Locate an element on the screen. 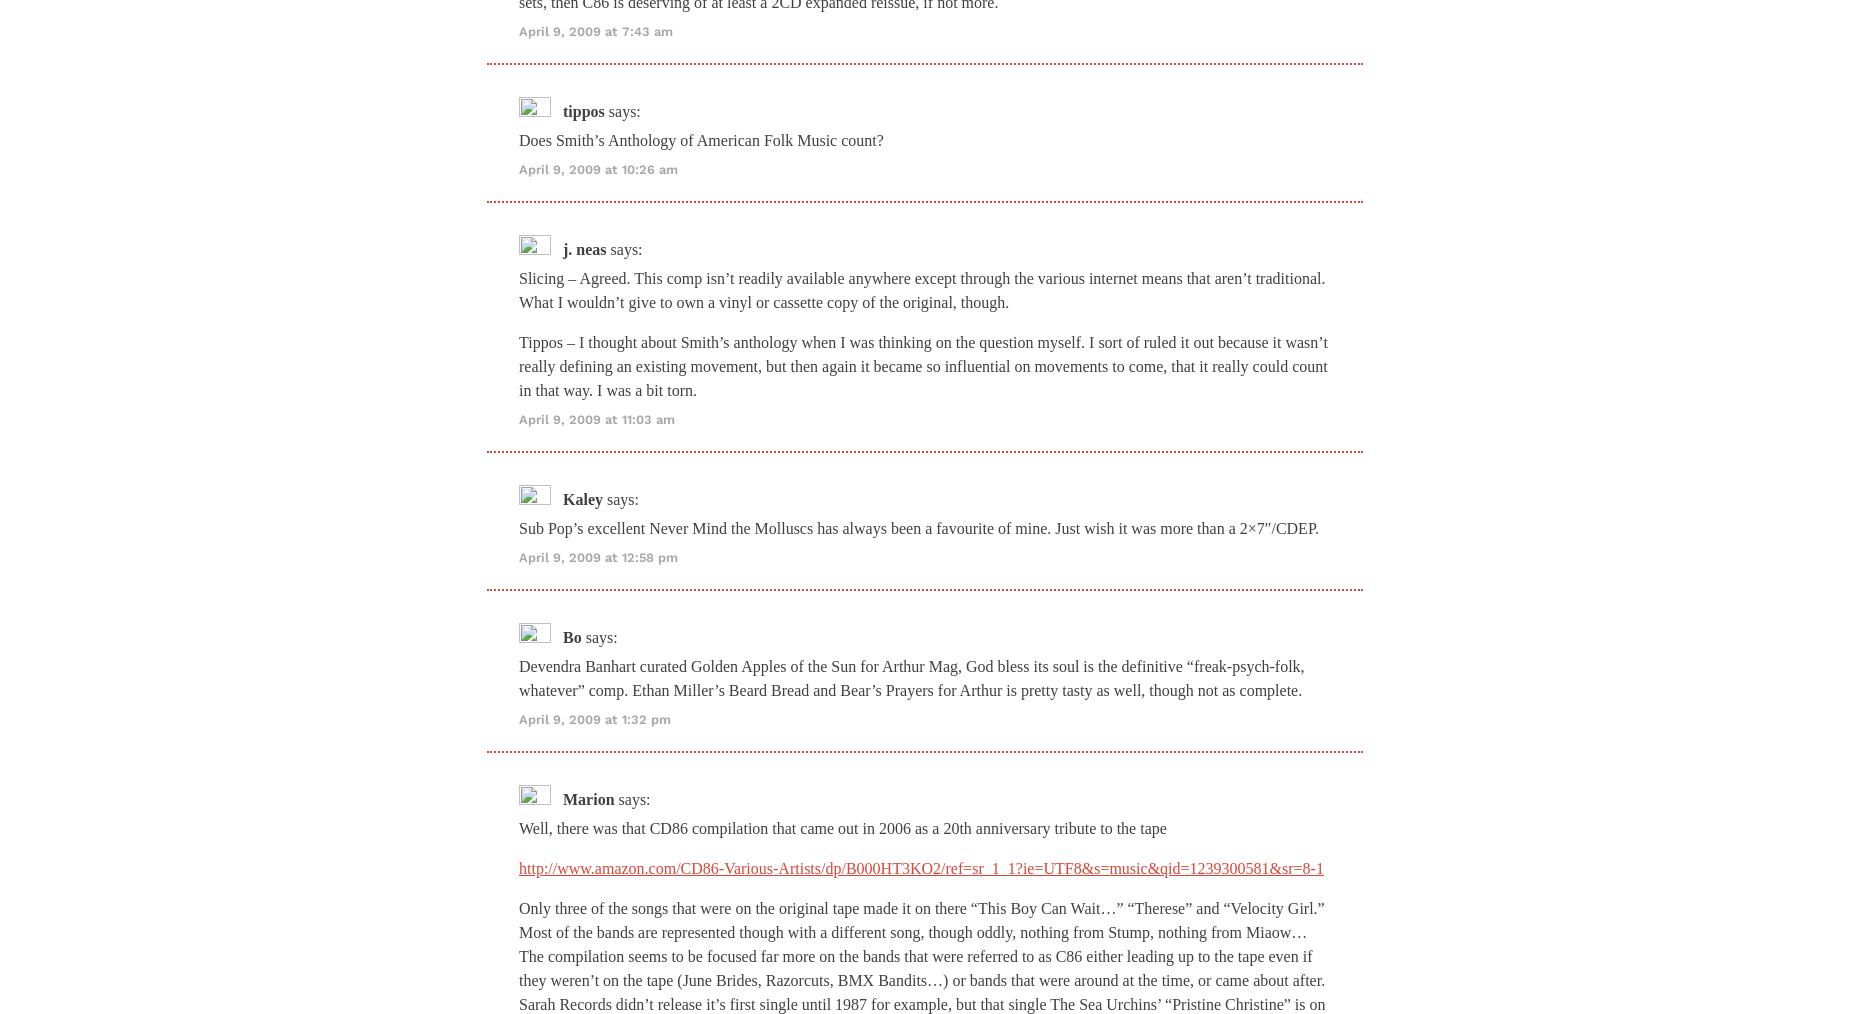 The height and width of the screenshot is (1014, 1850). 'Slicing – Agreed.  This comp isn’t readily available anywhere except through the various internet means that aren’t traditional.  What I wouldn’t give to own a vinyl or cassette copy of the original, though.' is located at coordinates (922, 289).